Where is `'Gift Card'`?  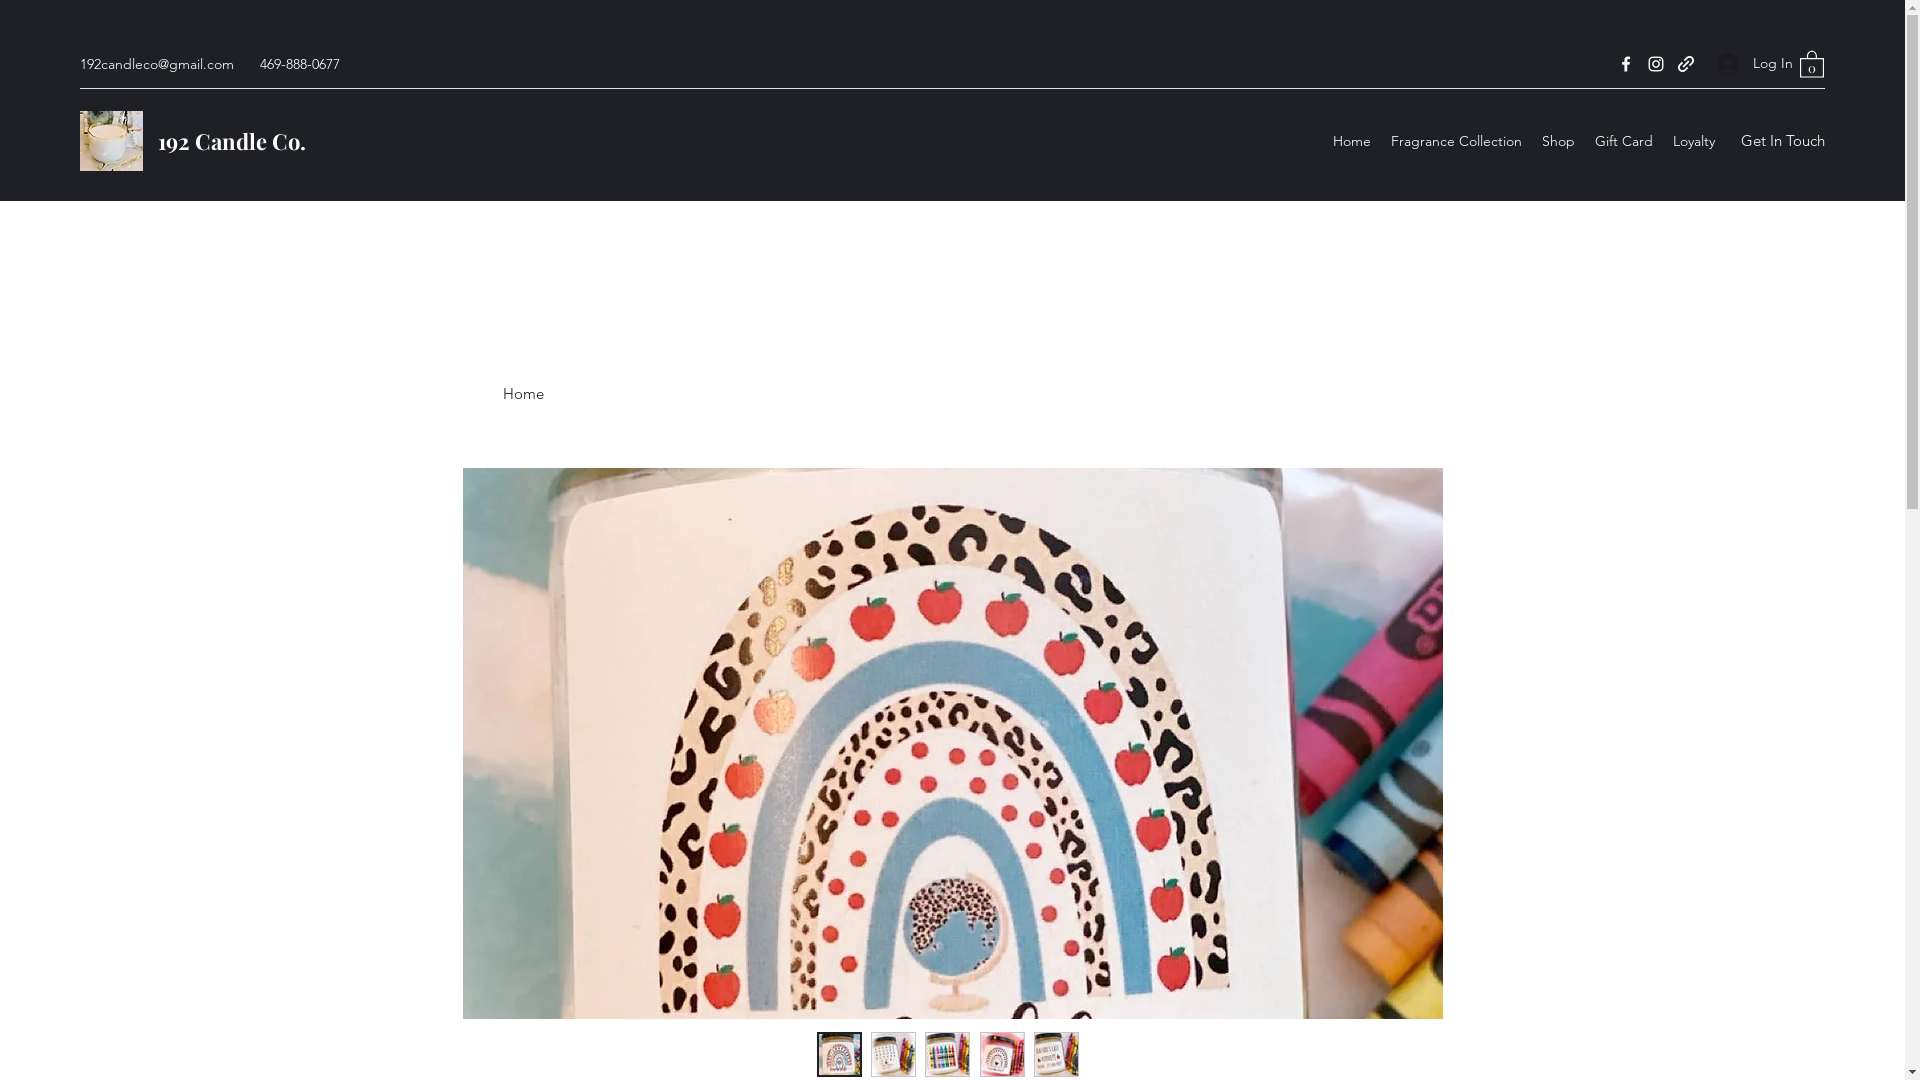 'Gift Card' is located at coordinates (1583, 140).